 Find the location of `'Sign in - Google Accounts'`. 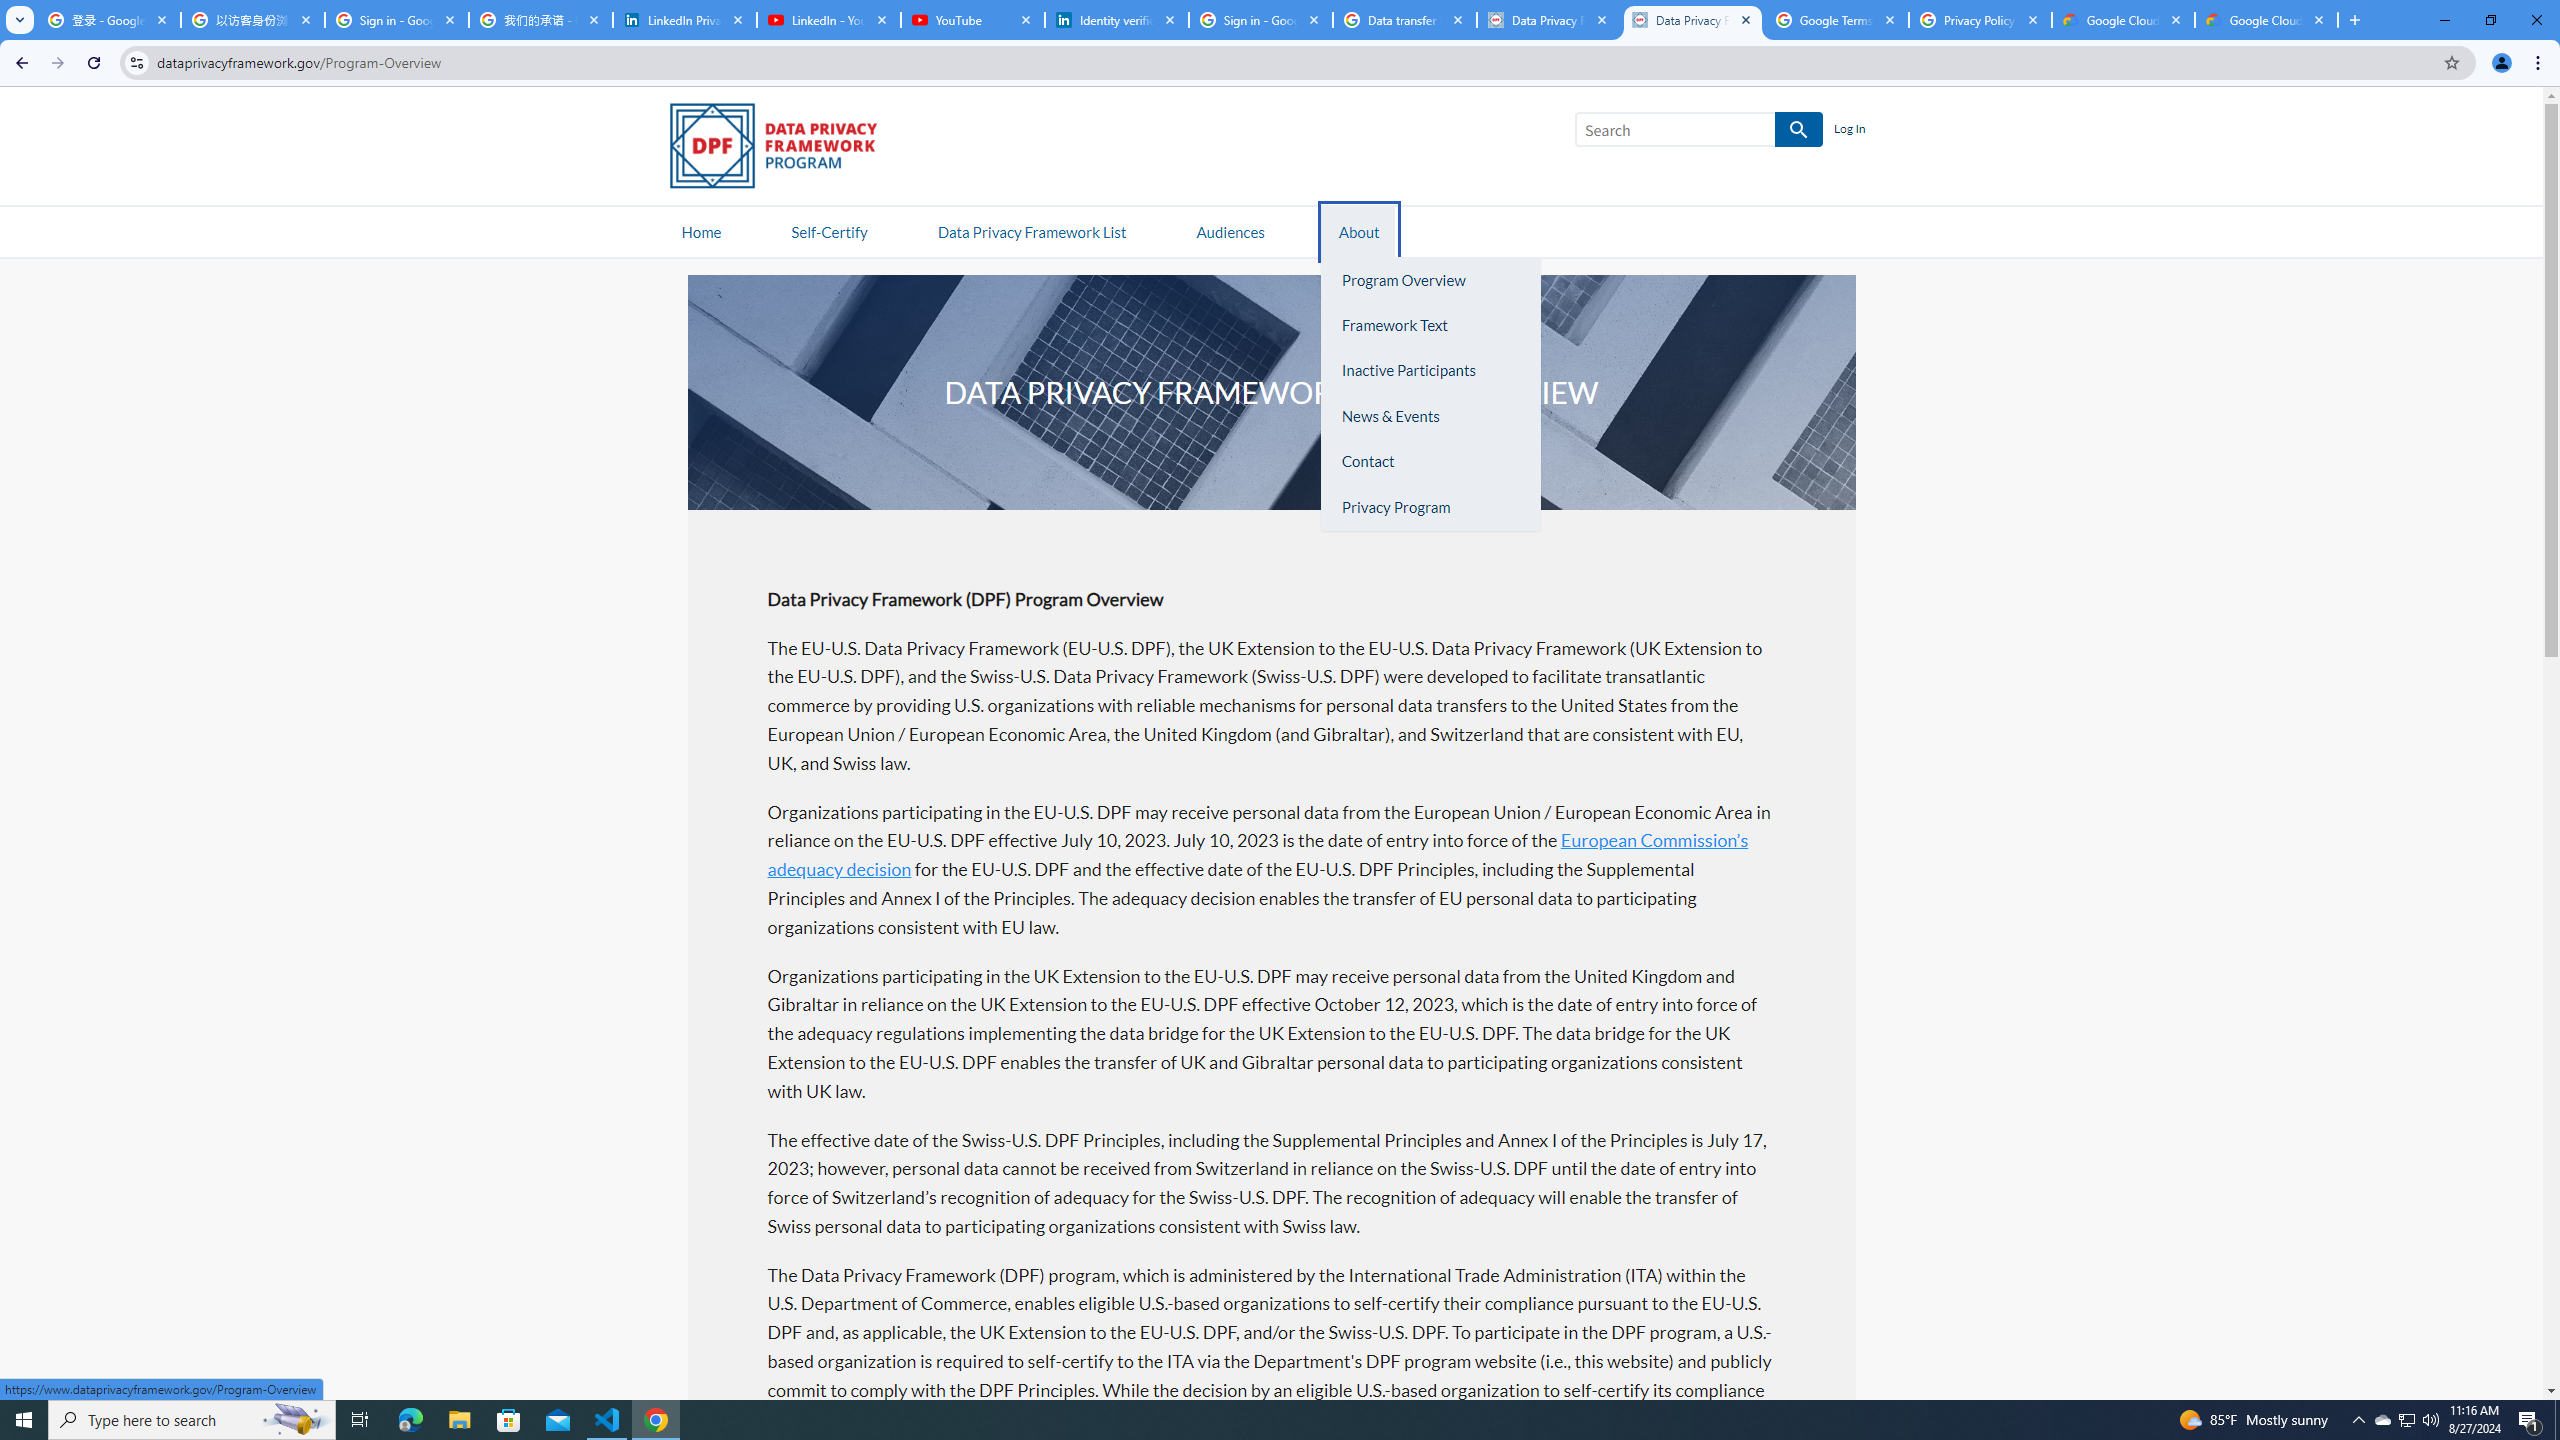

'Sign in - Google Accounts' is located at coordinates (395, 19).